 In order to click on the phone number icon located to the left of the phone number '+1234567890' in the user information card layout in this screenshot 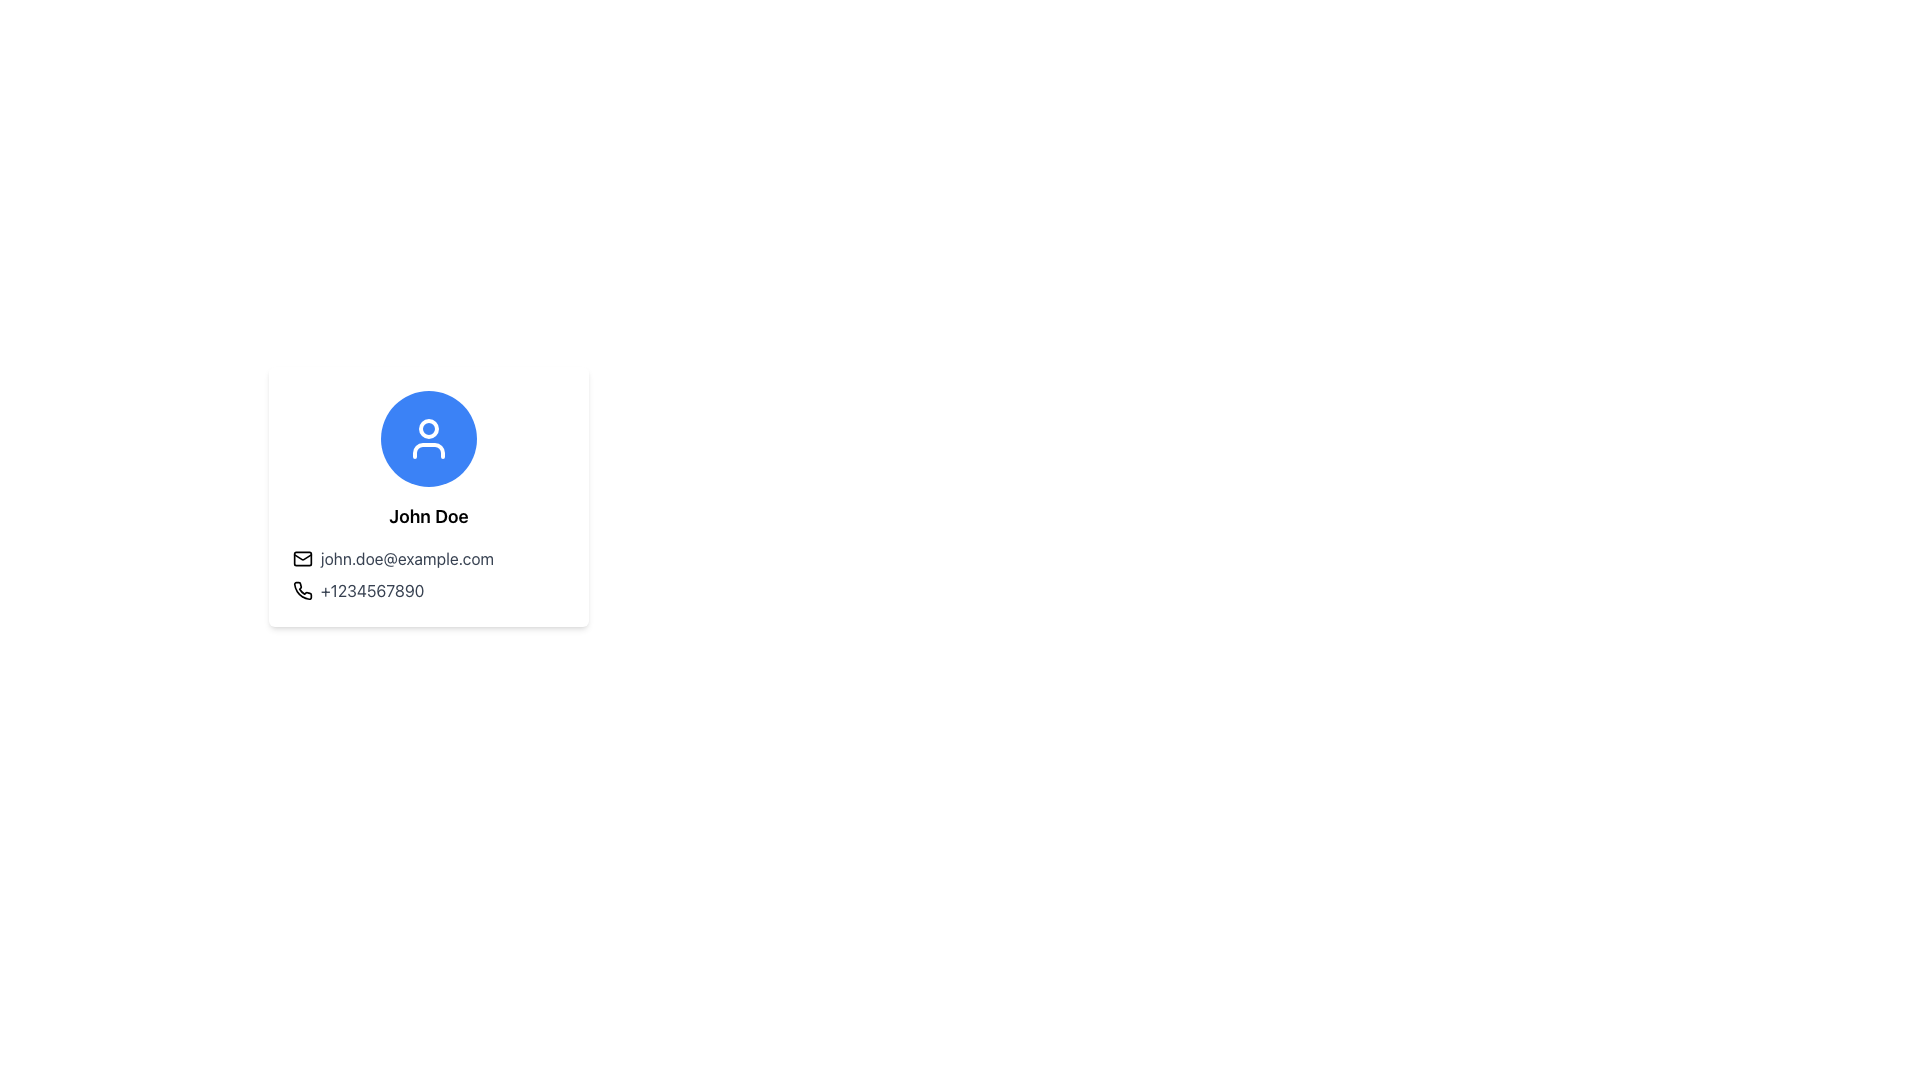, I will do `click(301, 589)`.